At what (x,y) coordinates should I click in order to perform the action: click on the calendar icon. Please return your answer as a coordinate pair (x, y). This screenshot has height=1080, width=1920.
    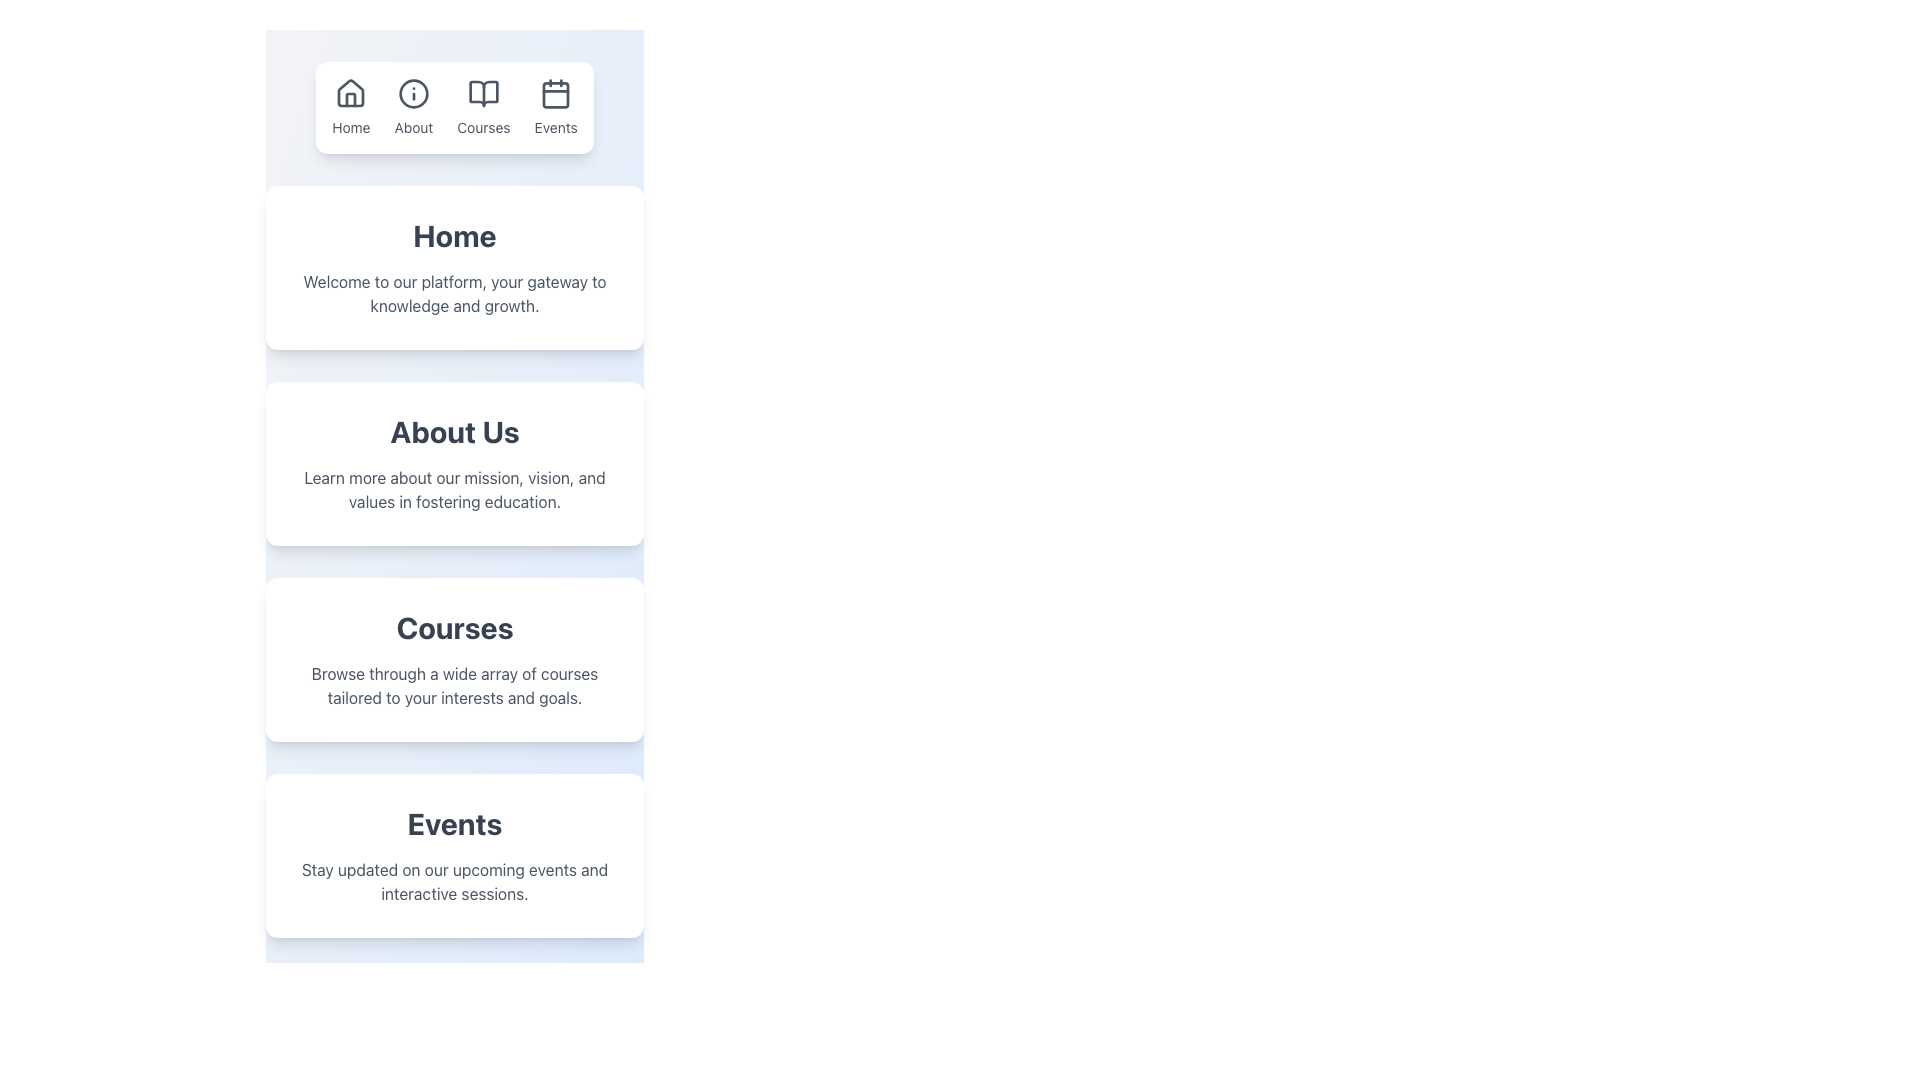
    Looking at the image, I should click on (556, 93).